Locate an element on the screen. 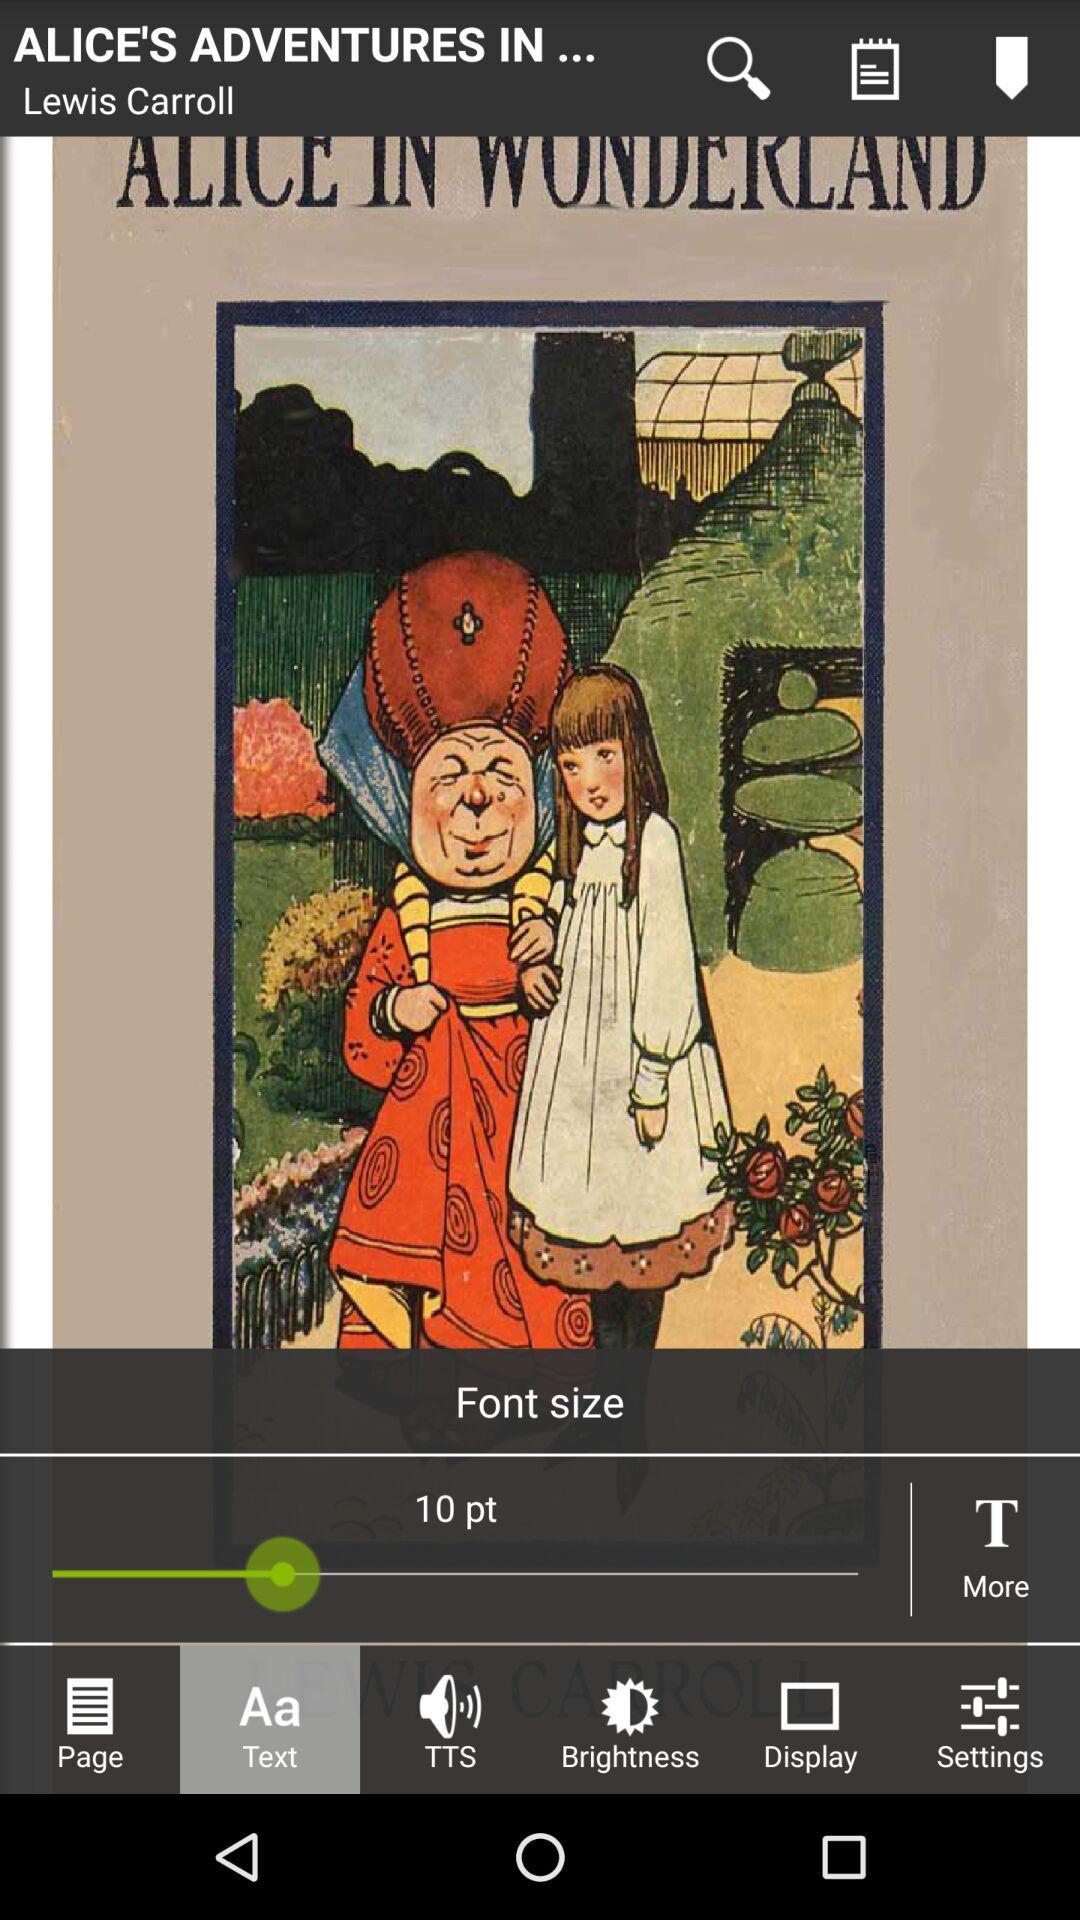  notepad option is located at coordinates (874, 68).